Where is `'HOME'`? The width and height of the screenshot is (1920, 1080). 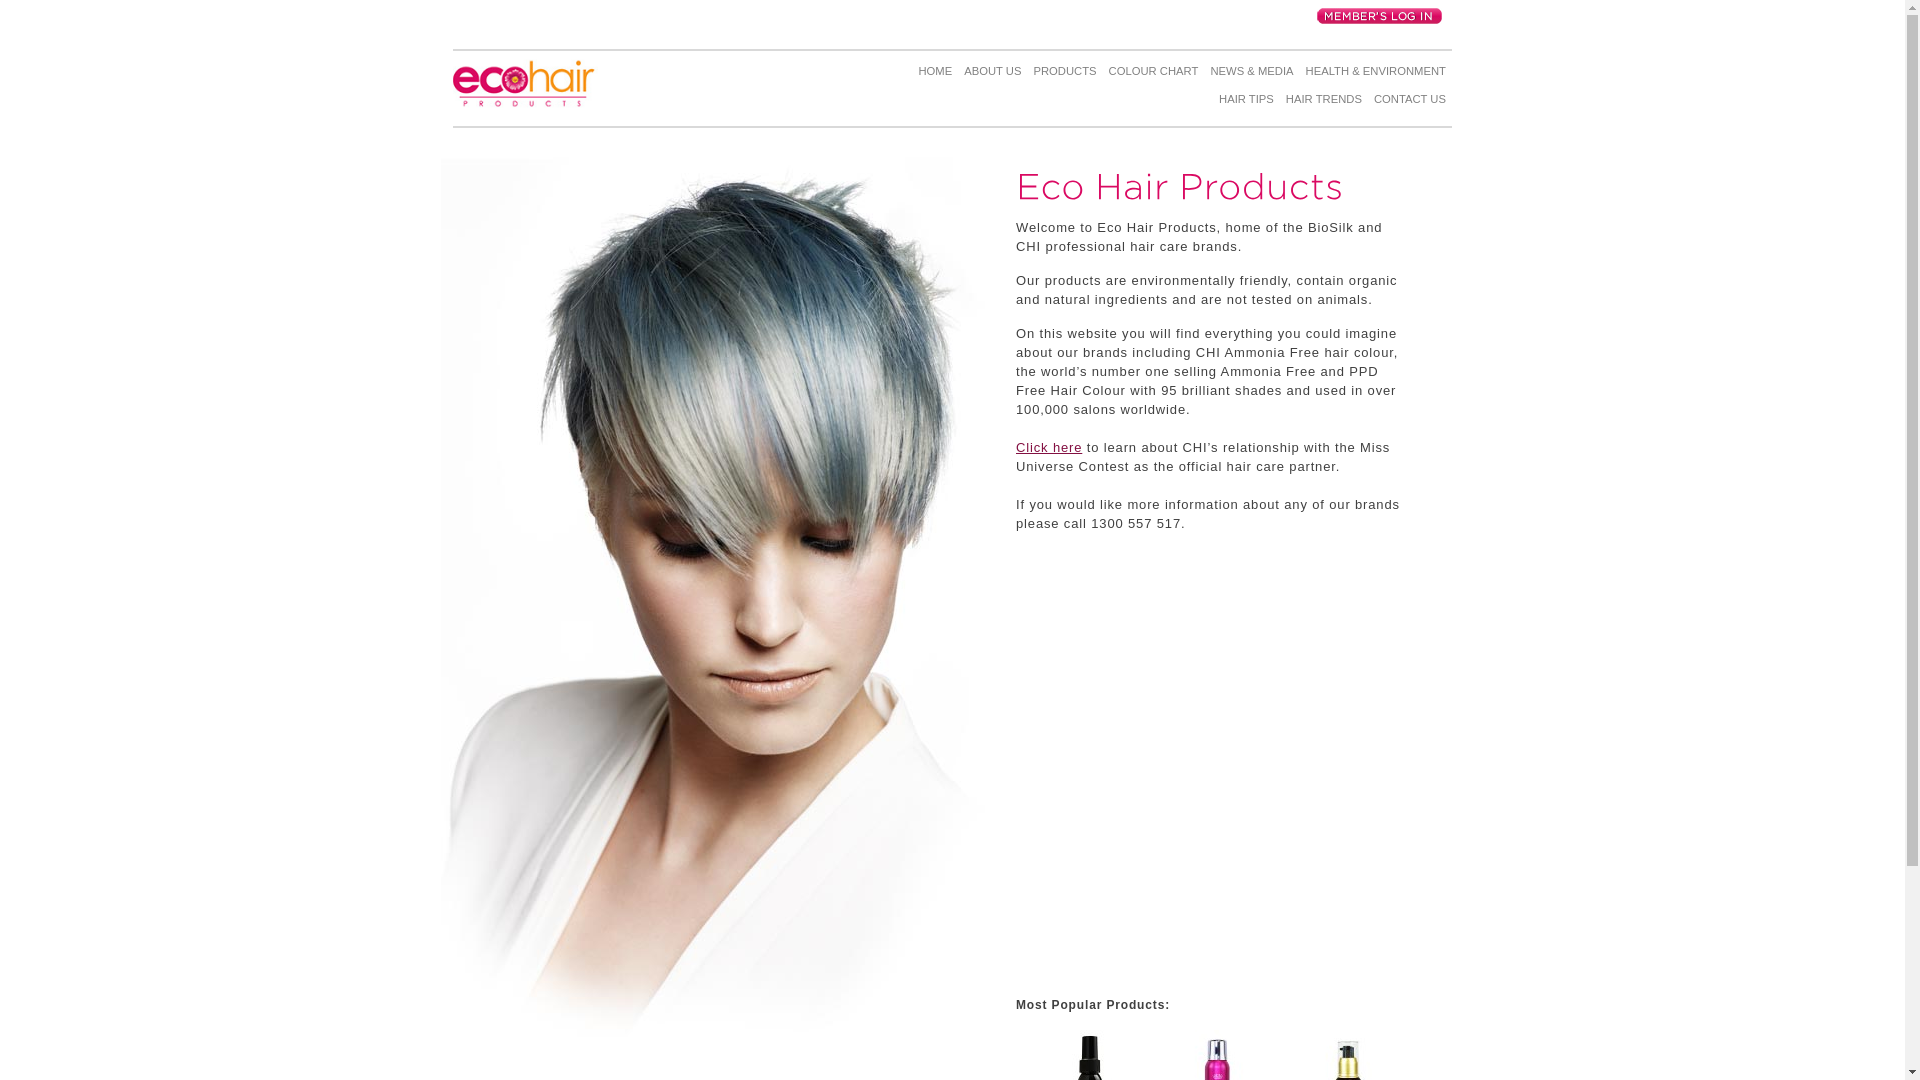 'HOME' is located at coordinates (911, 73).